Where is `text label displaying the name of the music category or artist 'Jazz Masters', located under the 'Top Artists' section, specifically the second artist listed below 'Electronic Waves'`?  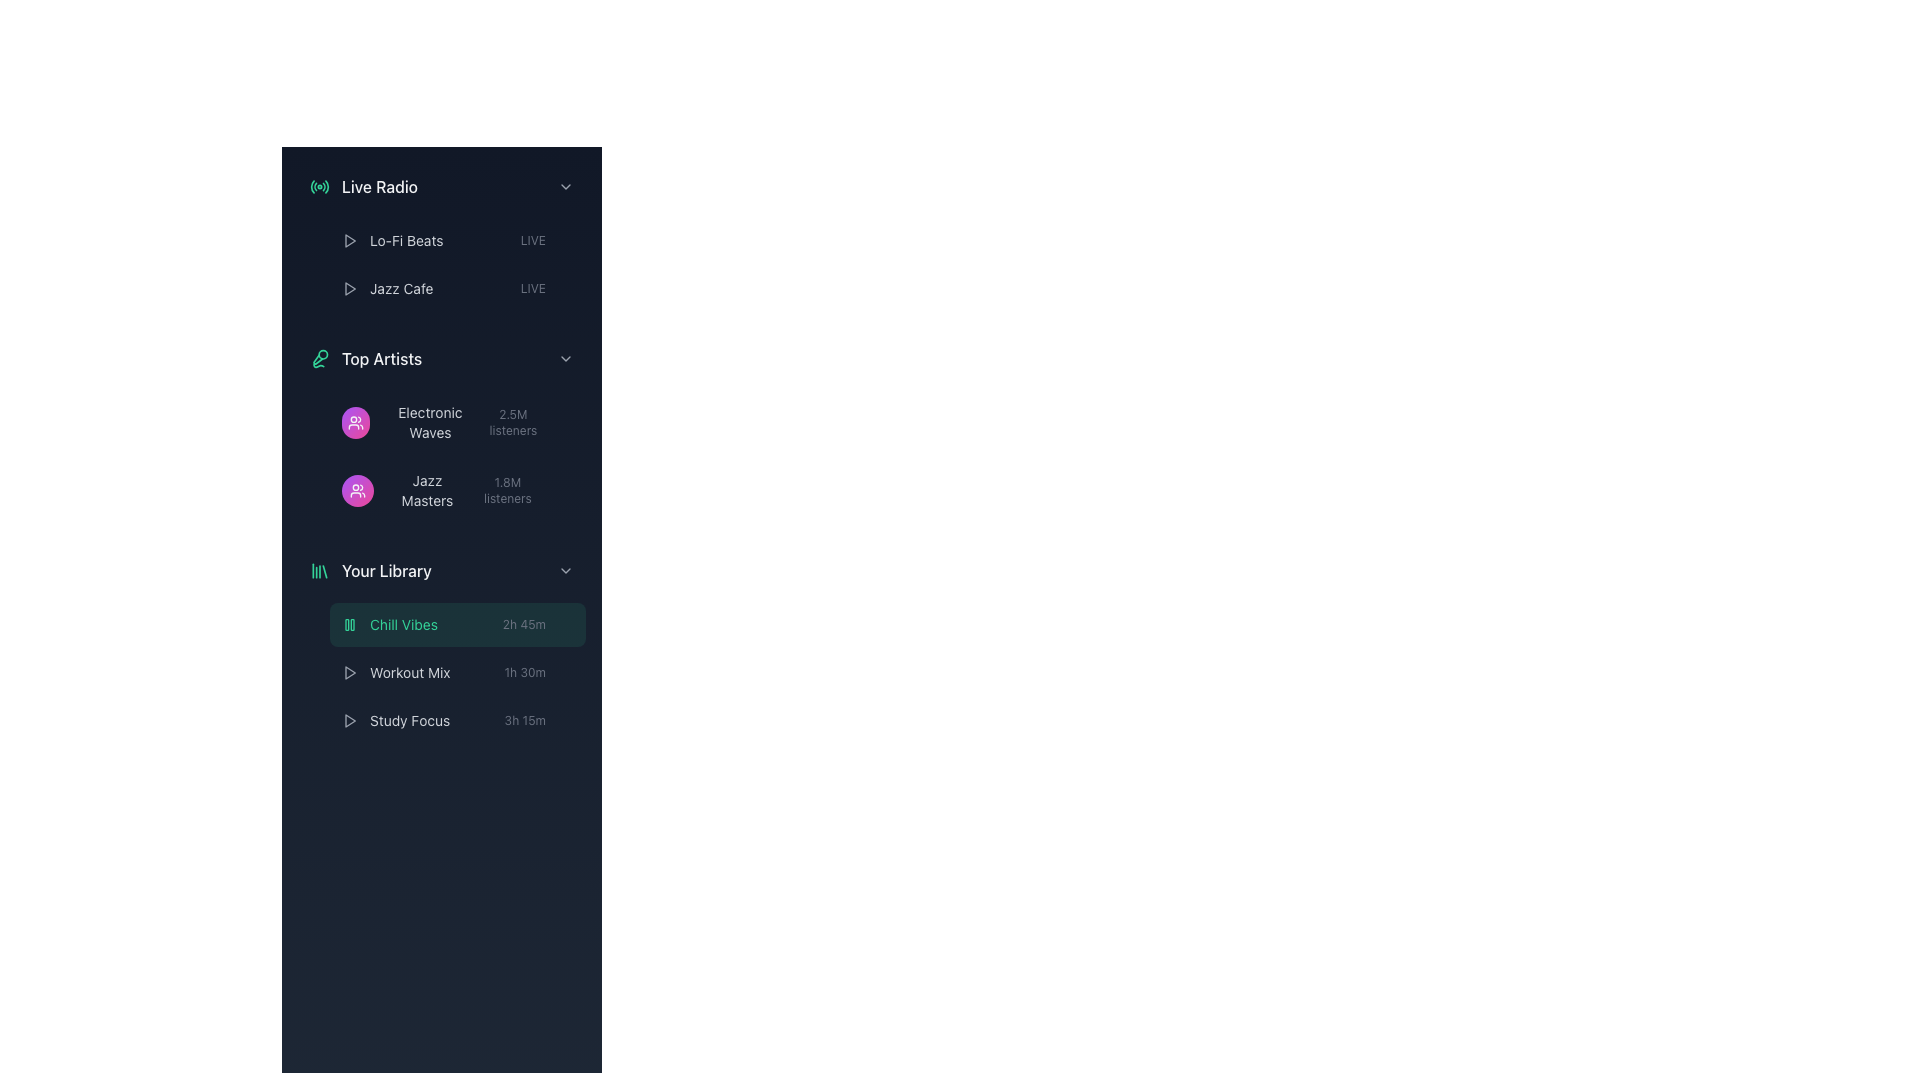 text label displaying the name of the music category or artist 'Jazz Masters', located under the 'Top Artists' section, specifically the second artist listed below 'Electronic Waves' is located at coordinates (426, 490).